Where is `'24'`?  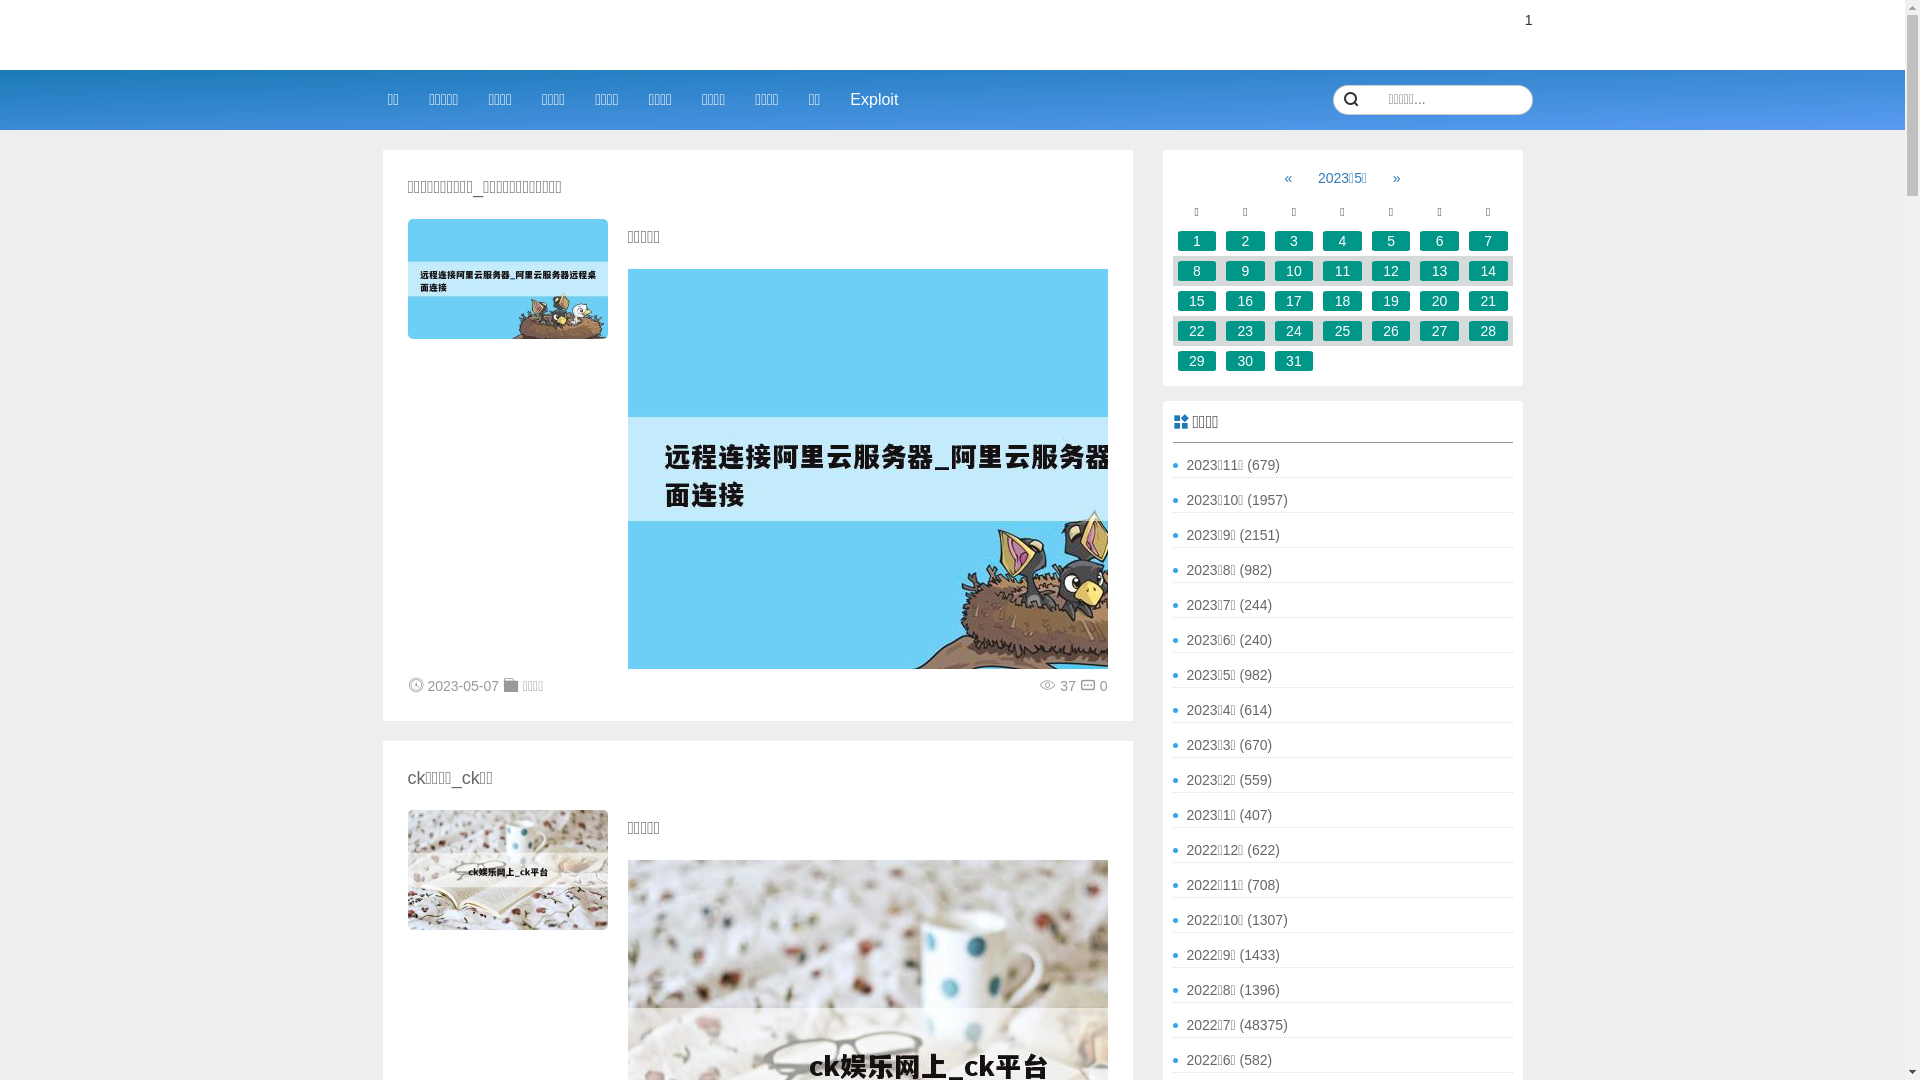
'24' is located at coordinates (1294, 330).